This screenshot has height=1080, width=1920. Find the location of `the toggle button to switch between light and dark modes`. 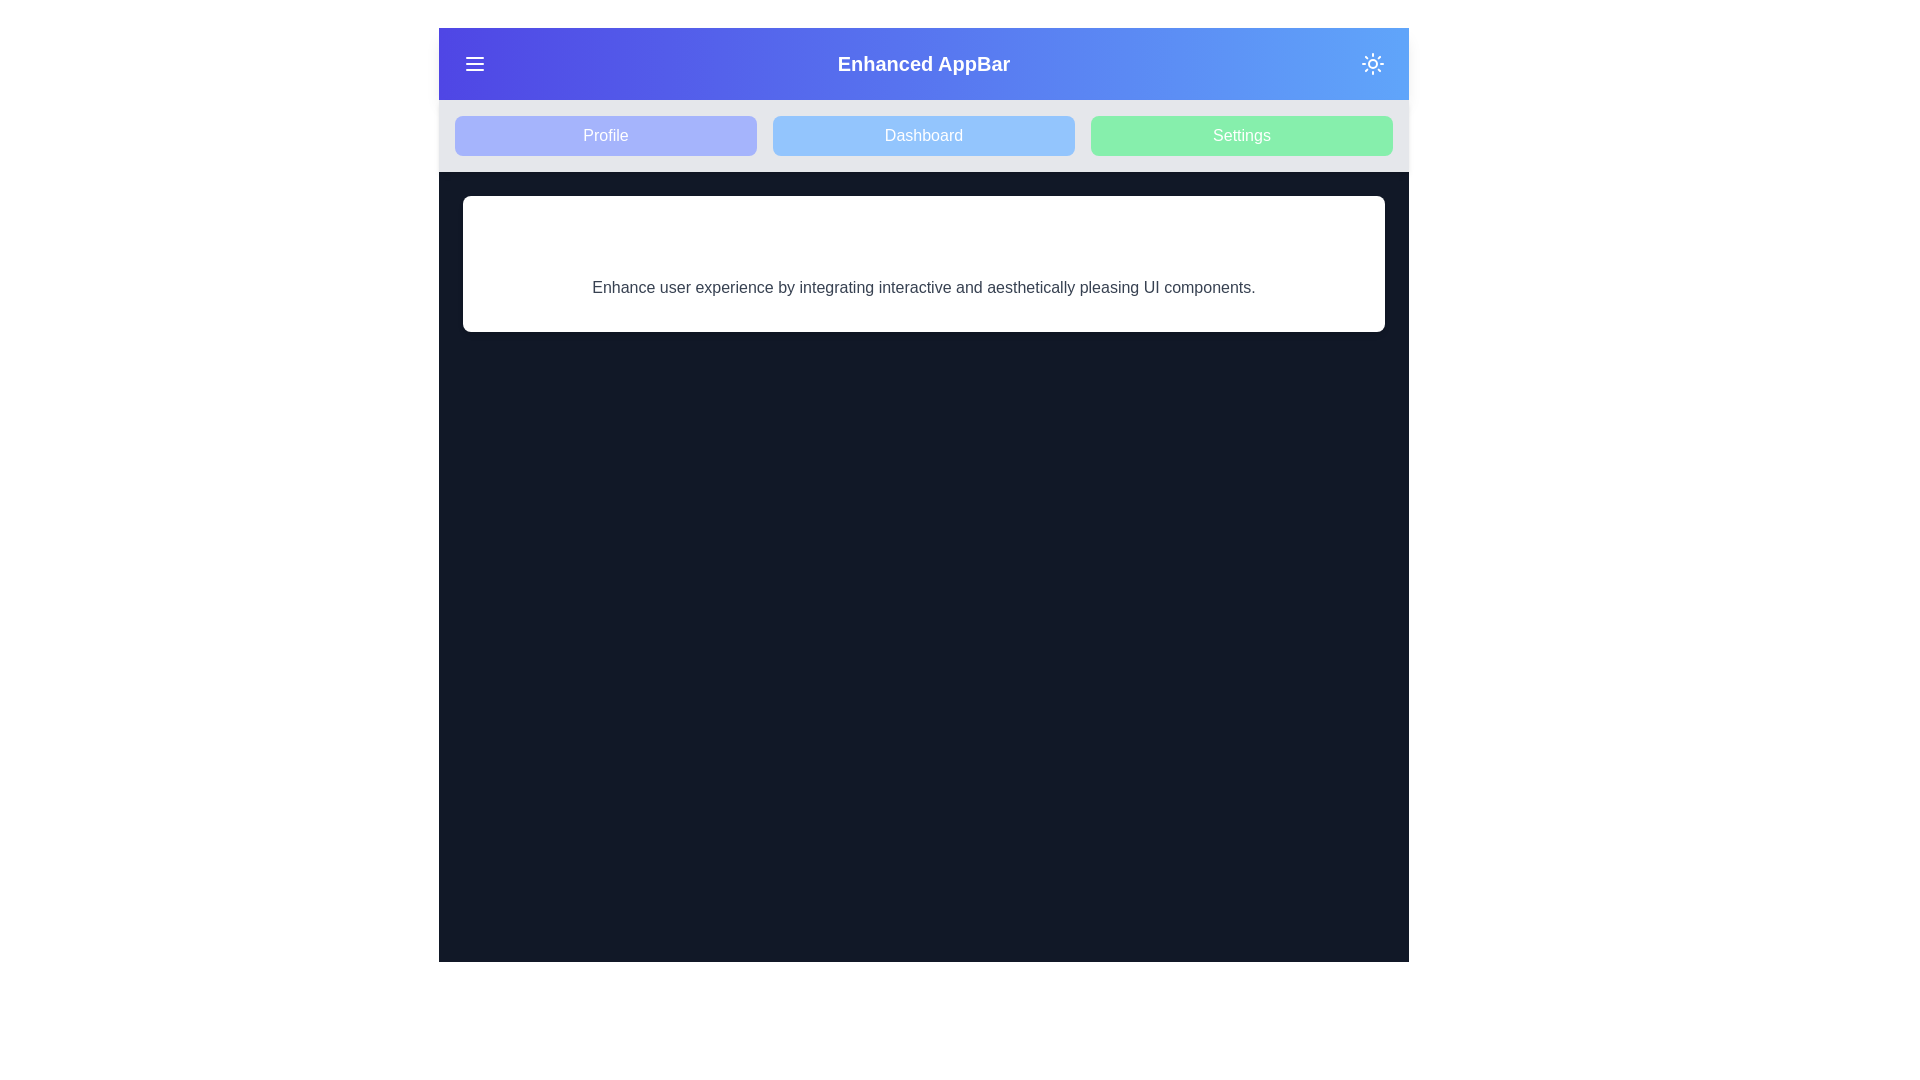

the toggle button to switch between light and dark modes is located at coordinates (1371, 63).